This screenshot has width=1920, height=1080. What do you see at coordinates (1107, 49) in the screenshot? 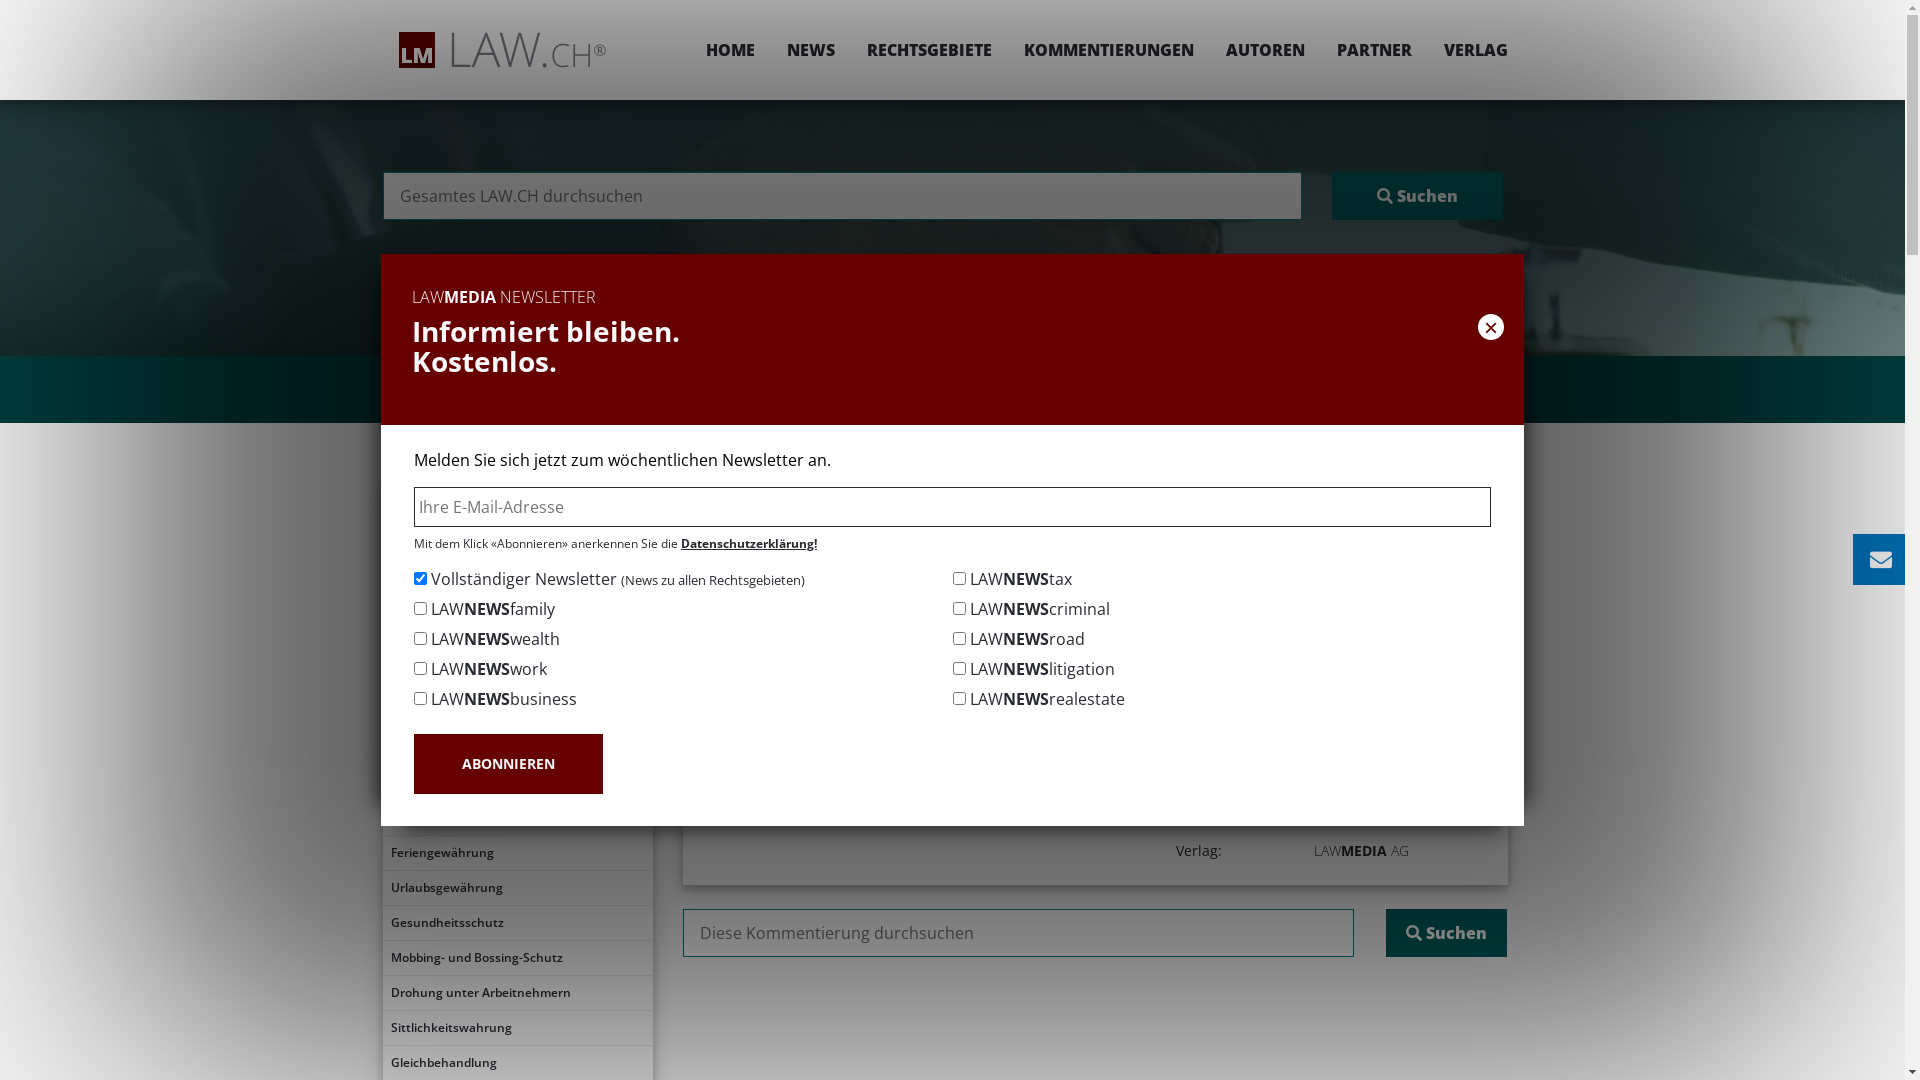
I see `'KOMMENTIERUNGEN'` at bounding box center [1107, 49].